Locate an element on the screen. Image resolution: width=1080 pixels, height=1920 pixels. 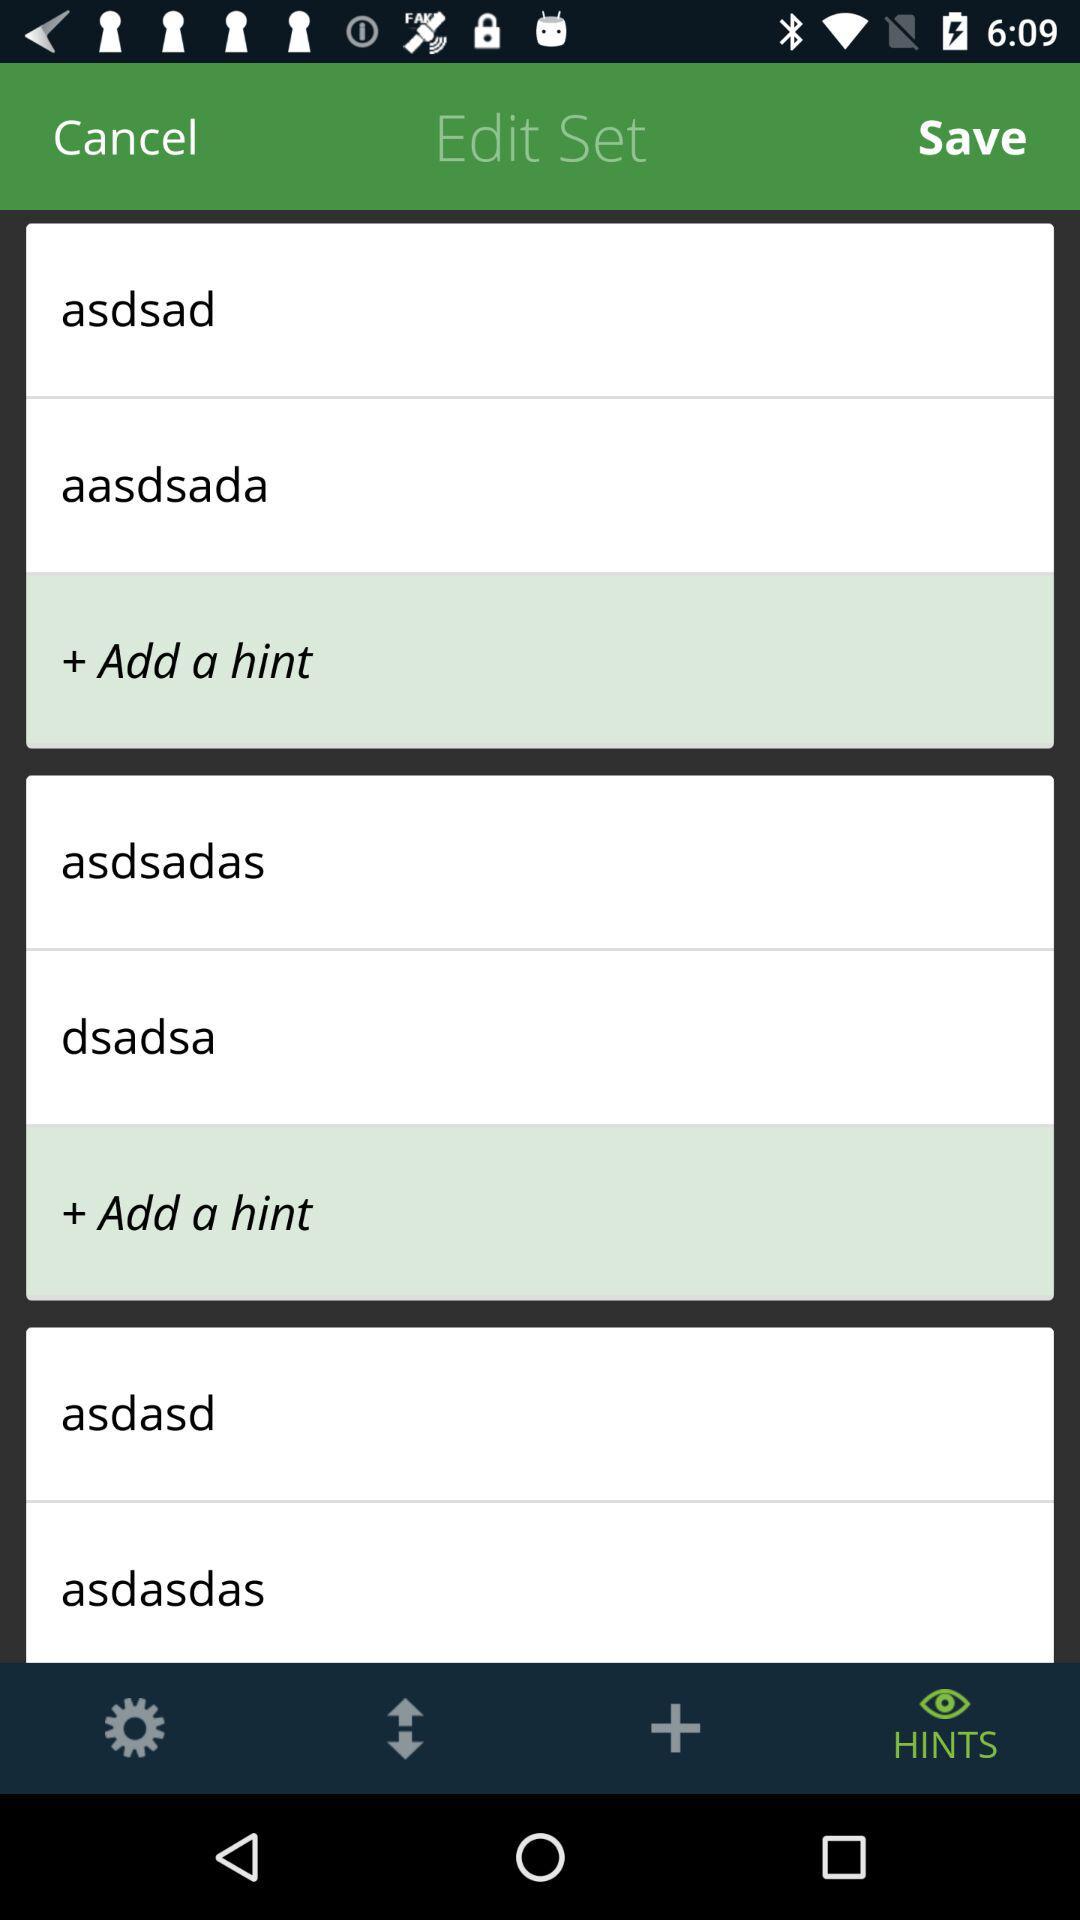
scrolls up or down is located at coordinates (405, 1727).